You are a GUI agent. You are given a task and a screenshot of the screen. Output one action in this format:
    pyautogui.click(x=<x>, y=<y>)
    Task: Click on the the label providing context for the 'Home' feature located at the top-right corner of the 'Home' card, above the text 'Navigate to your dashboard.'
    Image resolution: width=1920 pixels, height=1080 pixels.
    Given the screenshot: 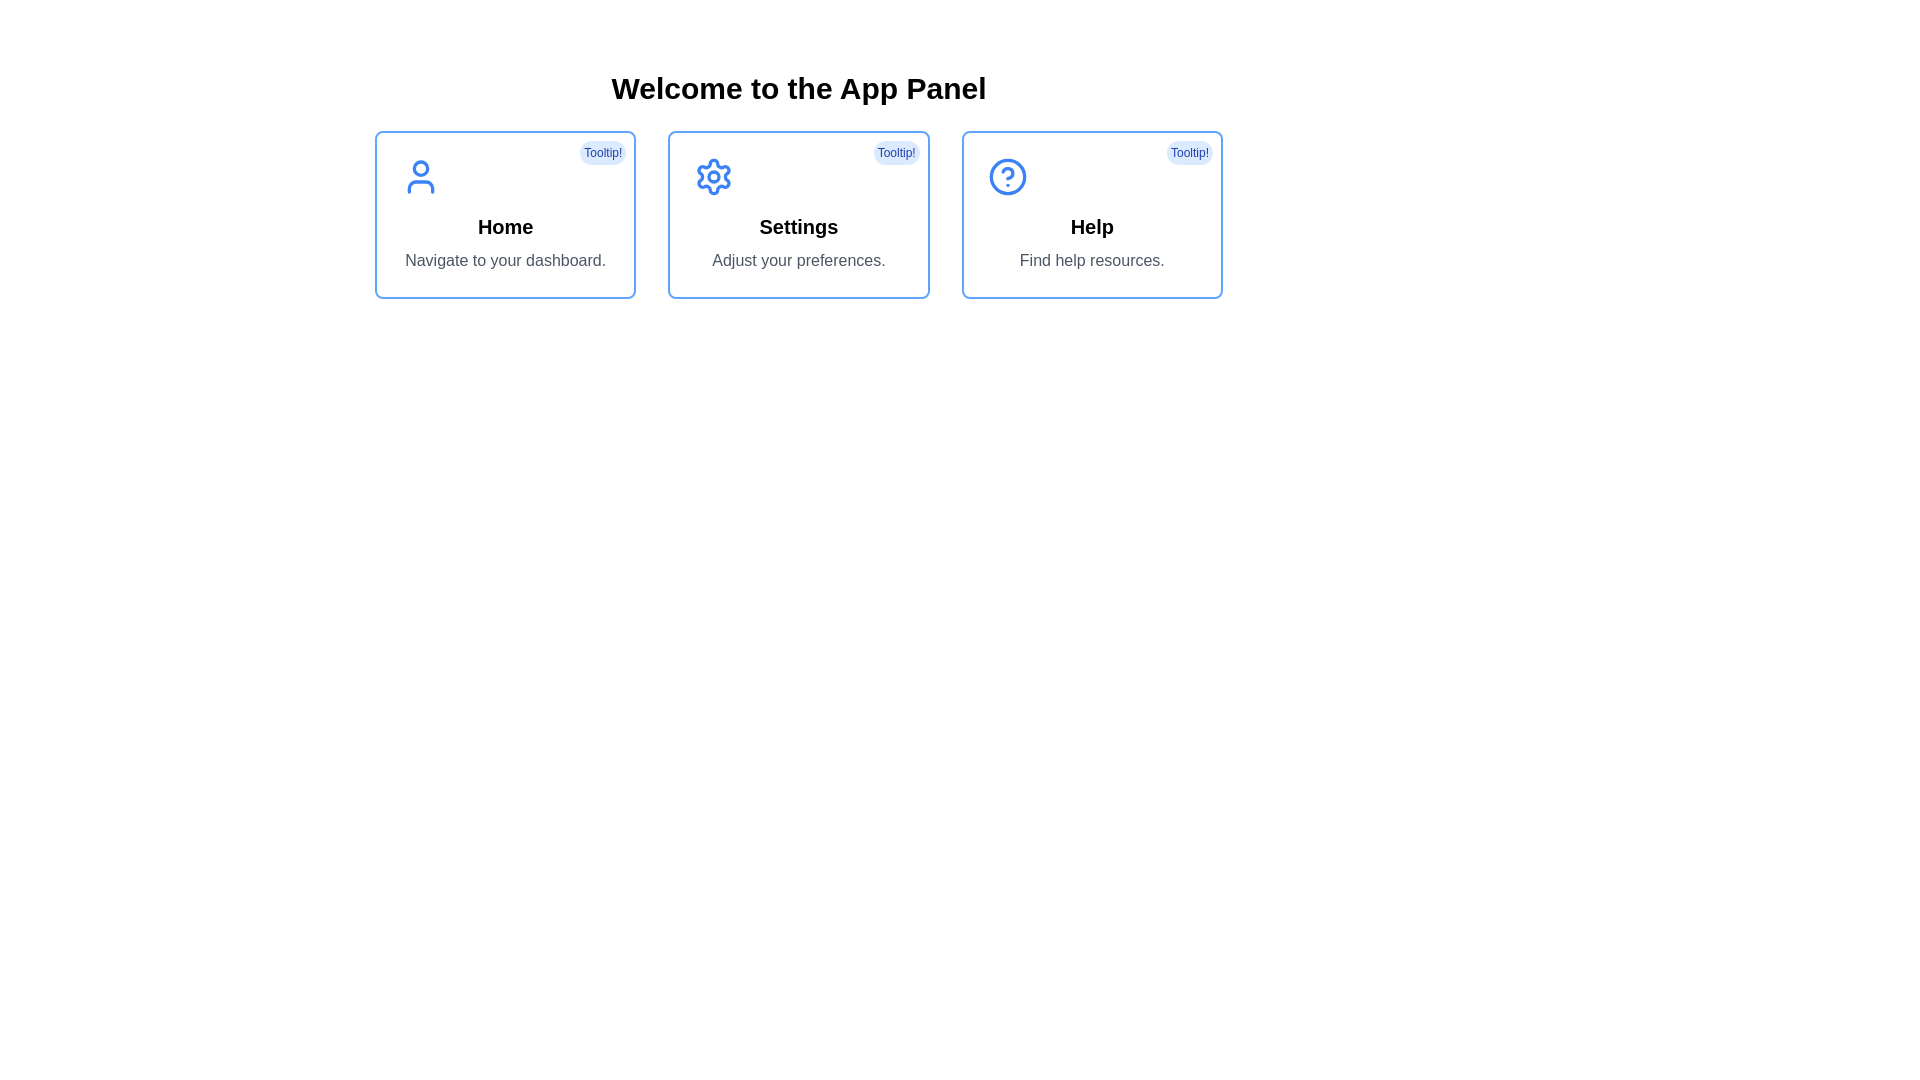 What is the action you would take?
    pyautogui.click(x=602, y=152)
    